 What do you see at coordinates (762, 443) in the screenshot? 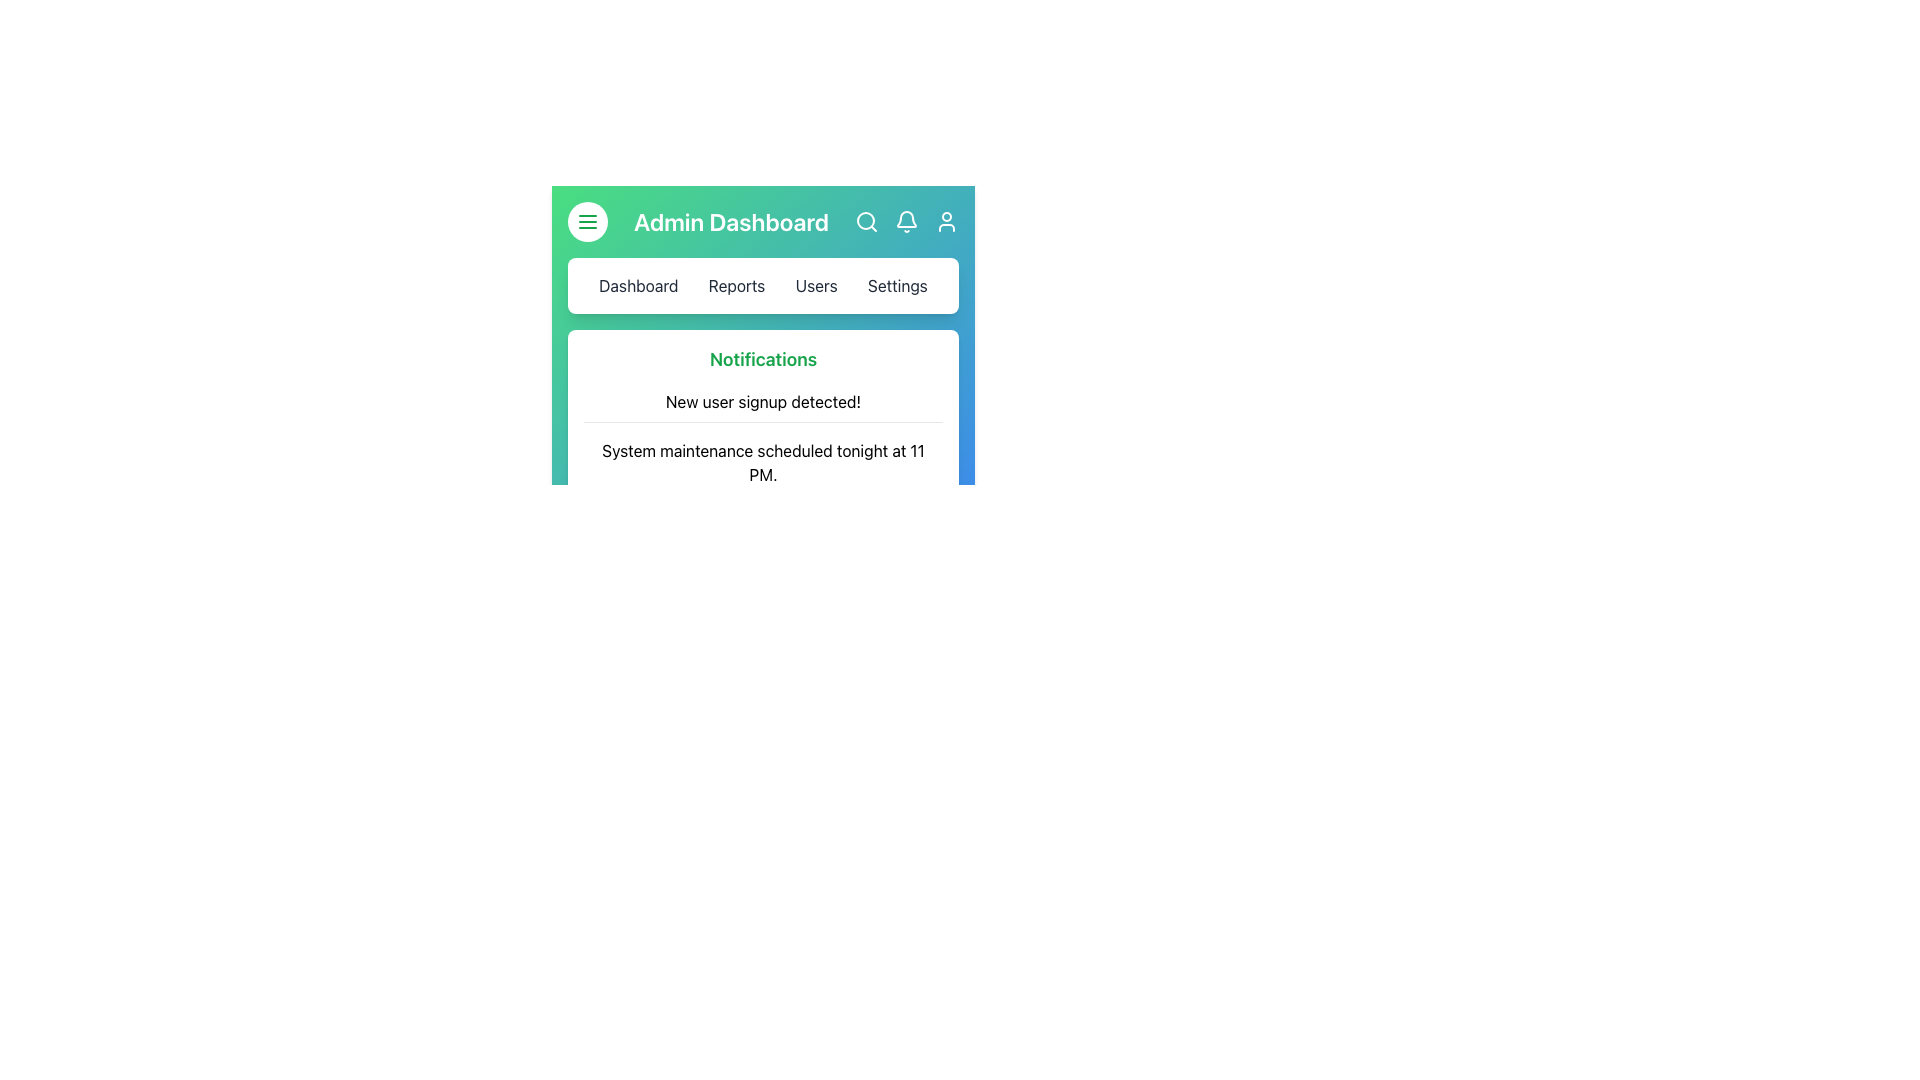
I see `the individual messages within the white notification box titled 'Notifications' that contains messages about new user signup, system maintenance, and backup completion` at bounding box center [762, 443].